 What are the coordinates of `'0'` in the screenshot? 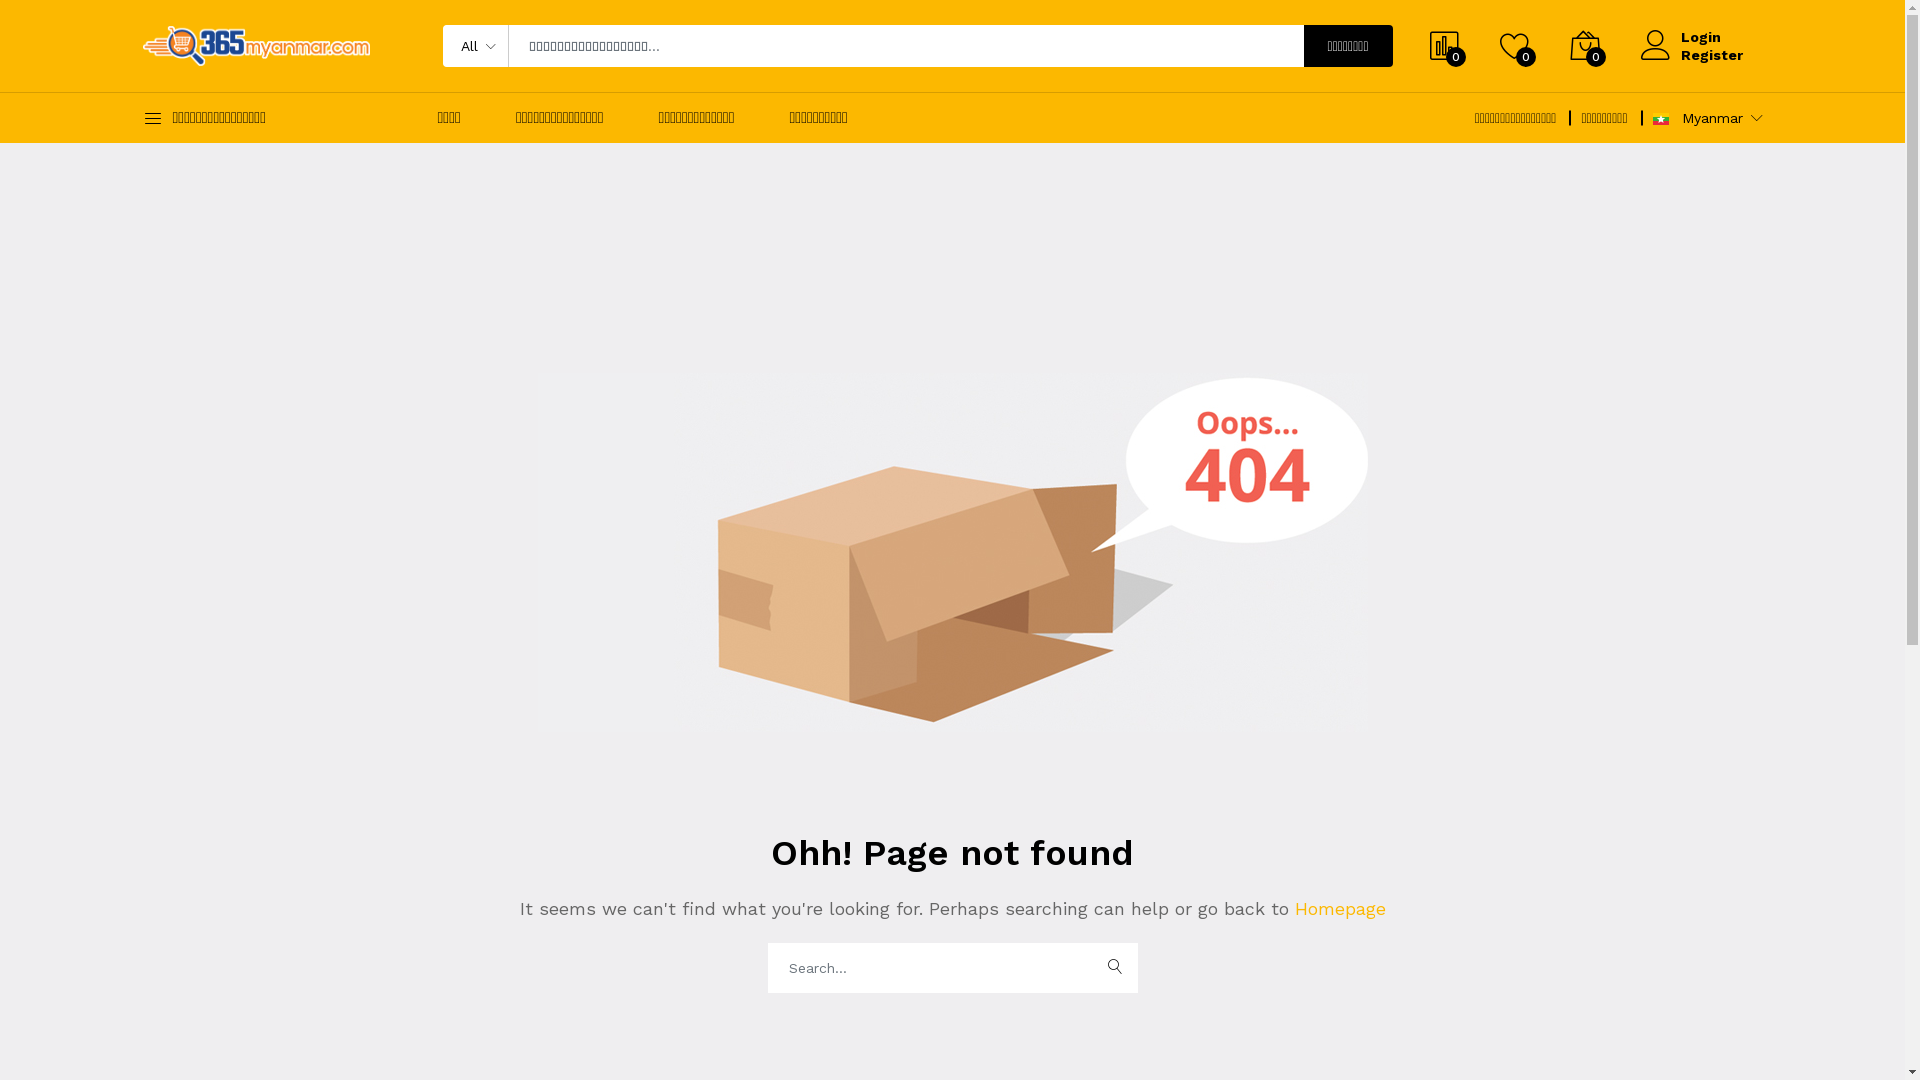 It's located at (1515, 45).